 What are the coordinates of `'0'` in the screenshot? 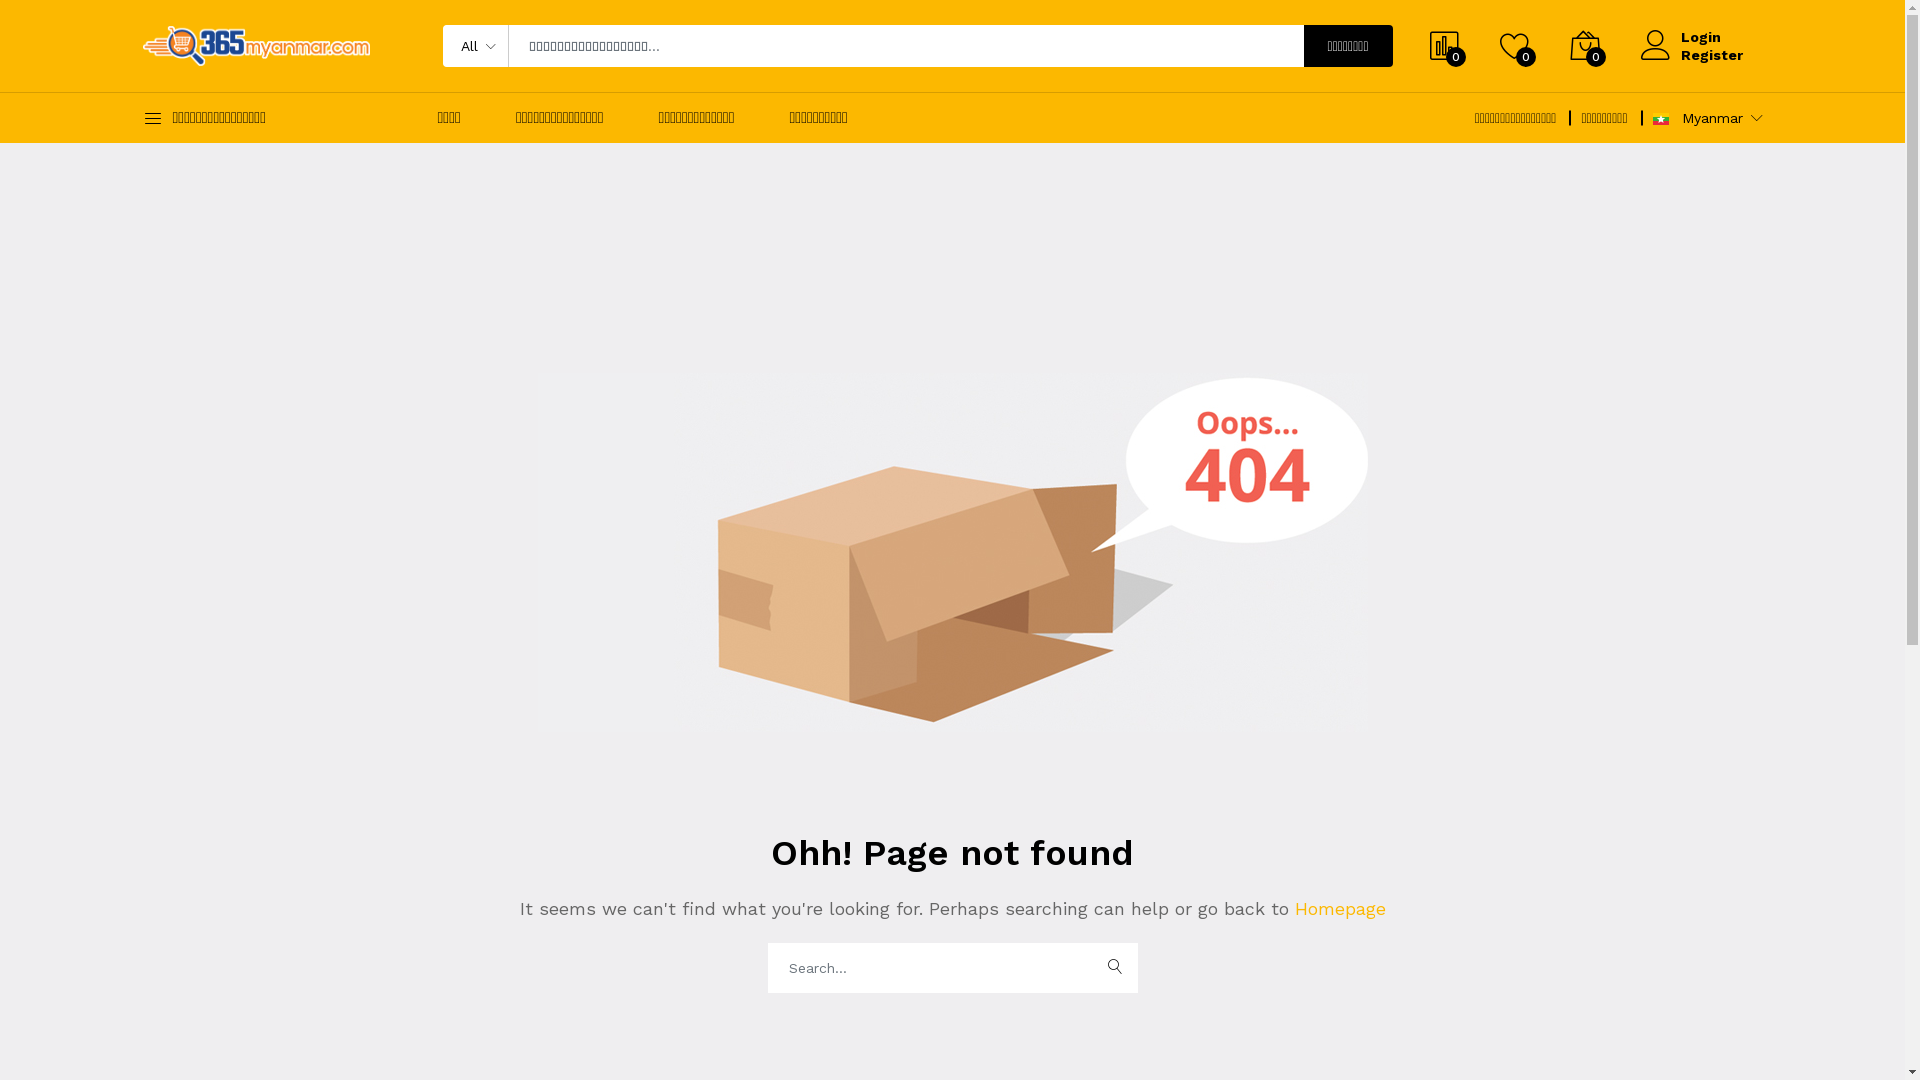 It's located at (1515, 45).